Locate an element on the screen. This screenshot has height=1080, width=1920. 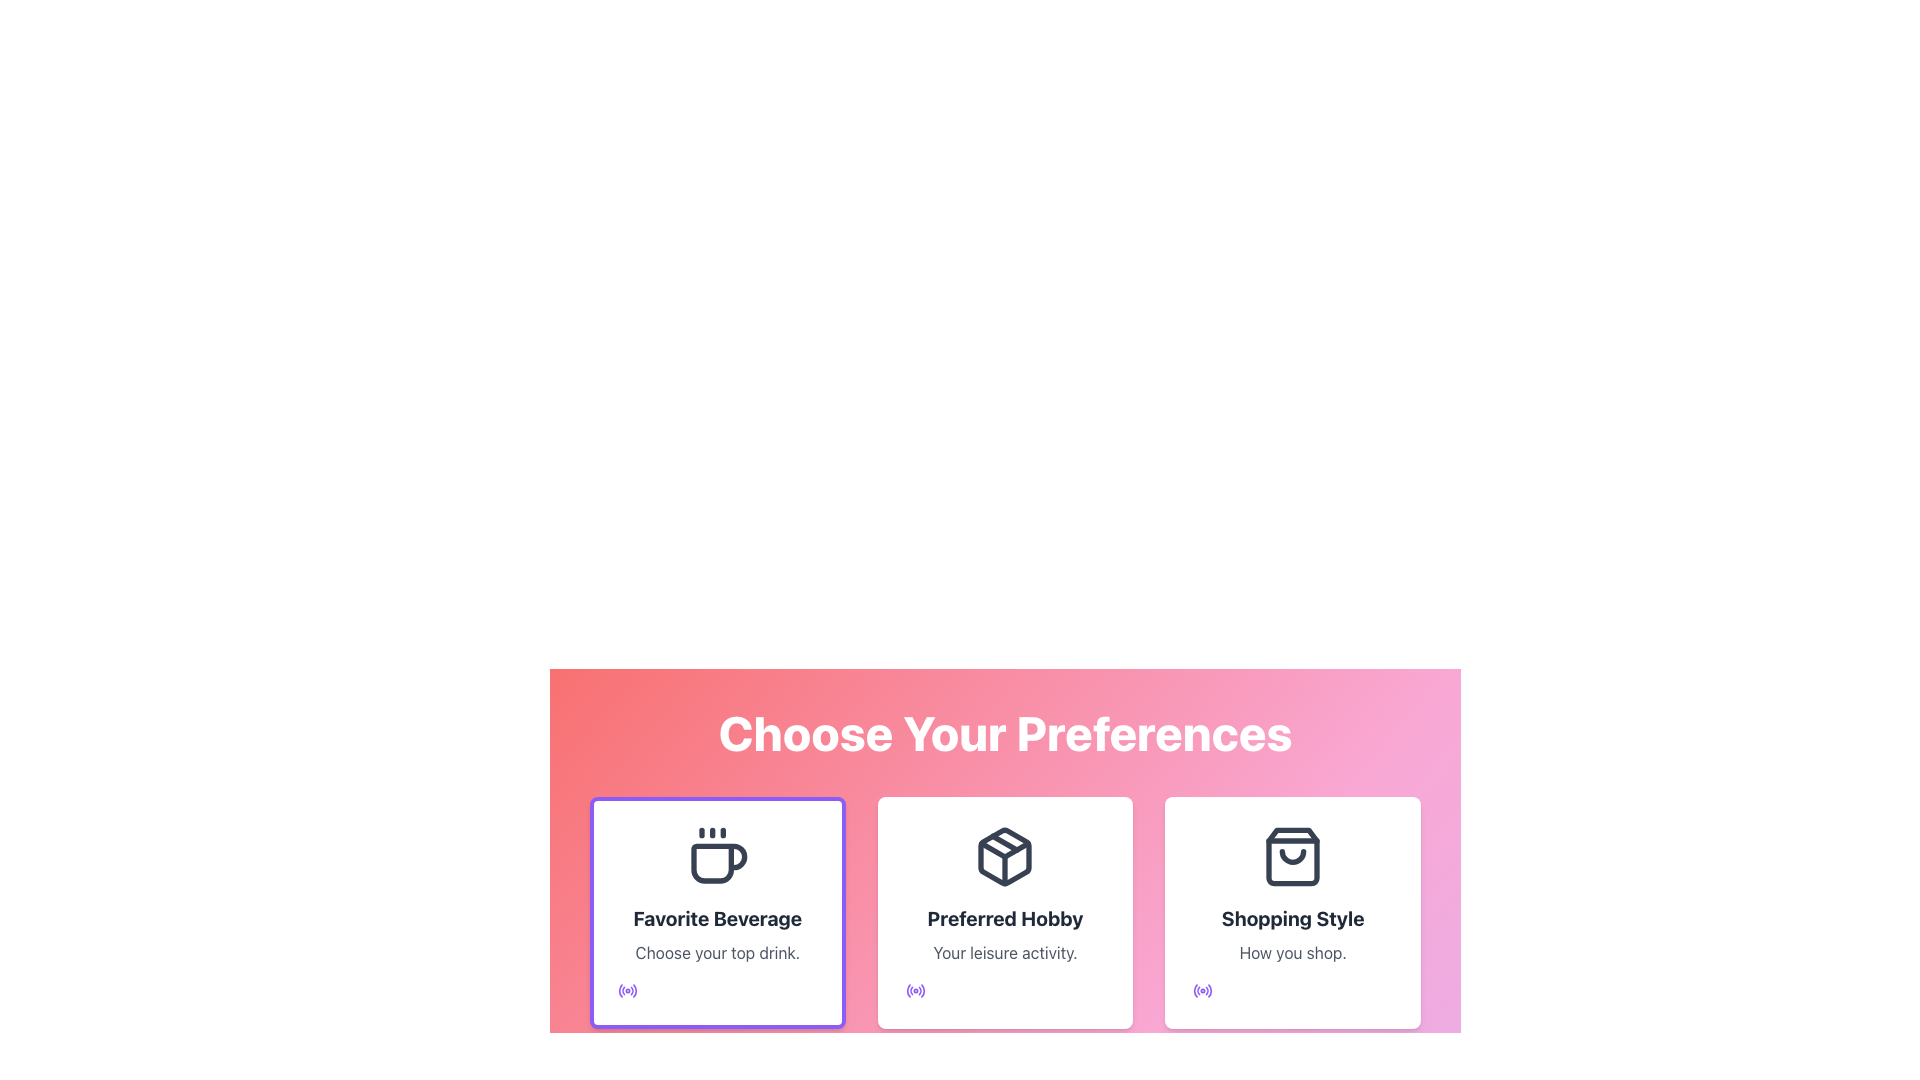
the 'Preferred Hobby' icon located in the second card of a horizontally aligned section between 'Favorite Beverage' and 'Shopping Style' is located at coordinates (1005, 855).